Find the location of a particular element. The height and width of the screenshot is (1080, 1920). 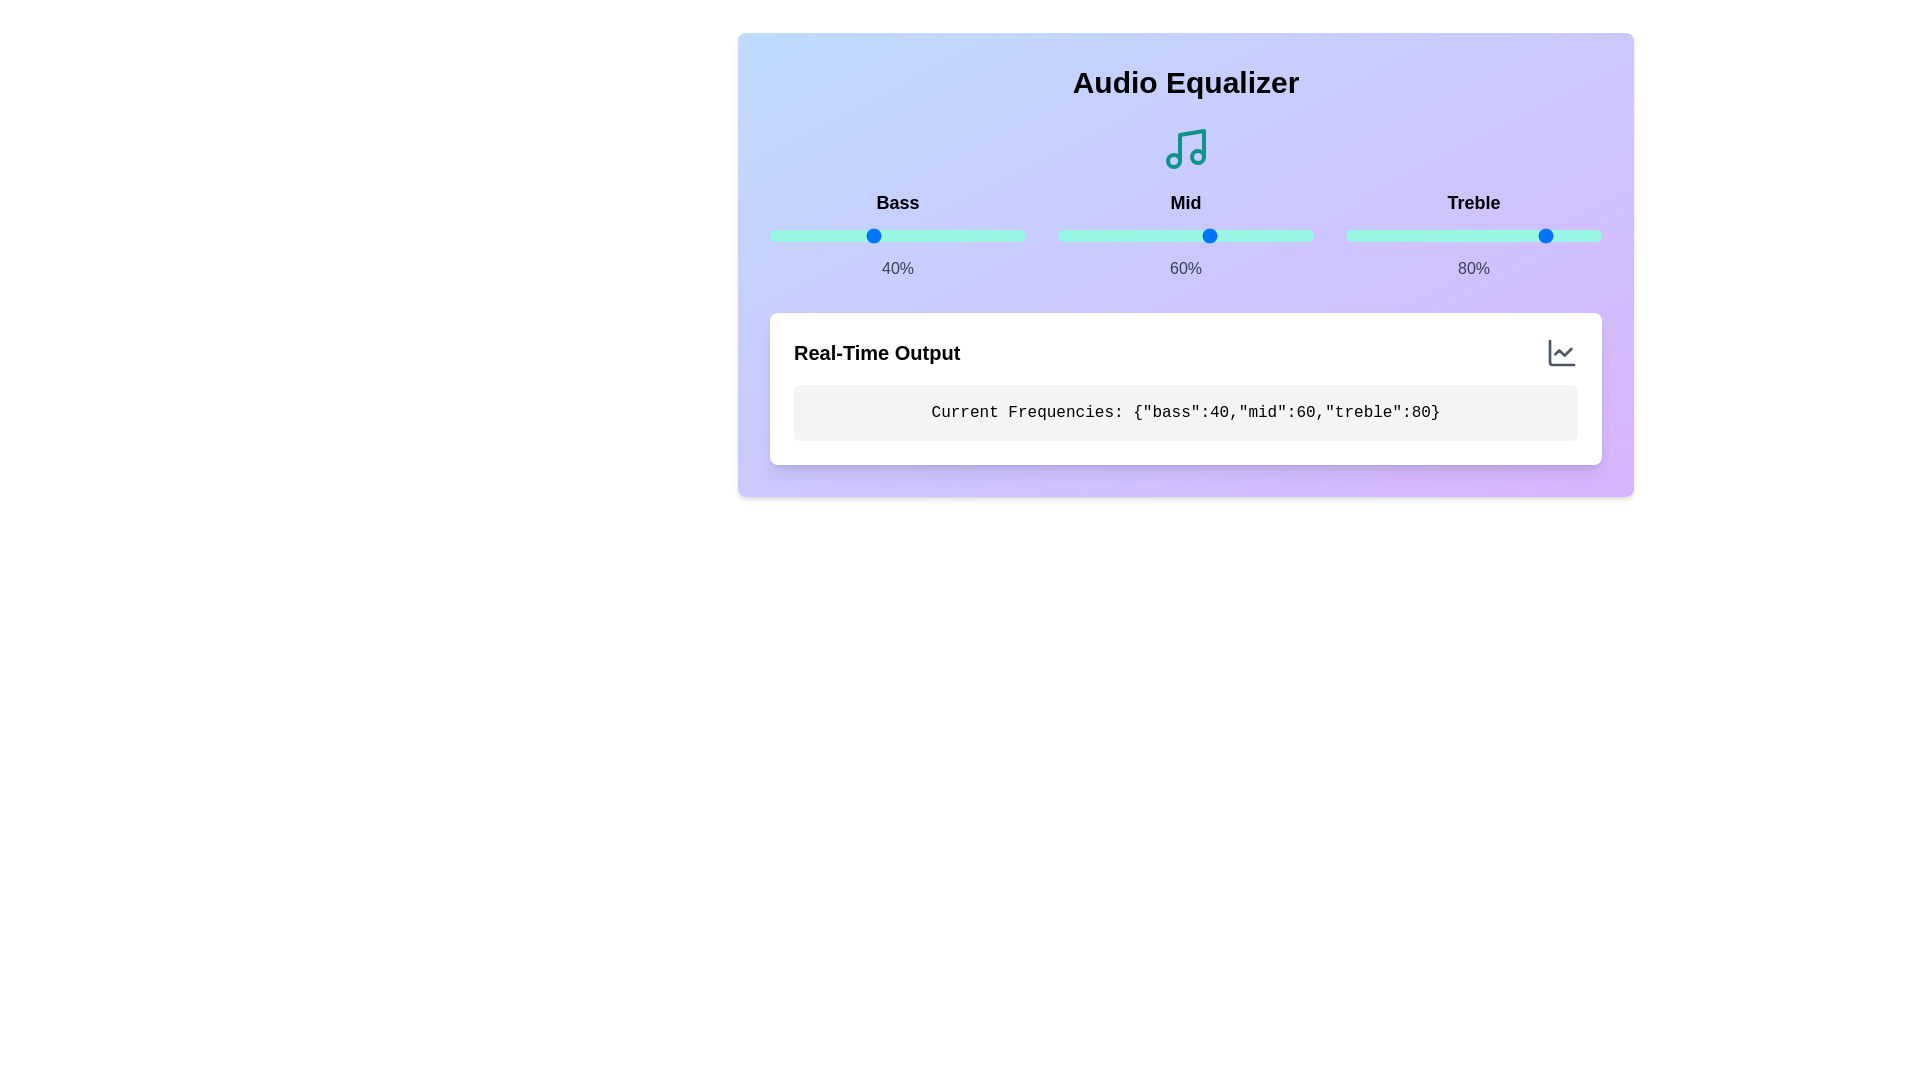

the 'Mid' frequency level is located at coordinates (1124, 234).